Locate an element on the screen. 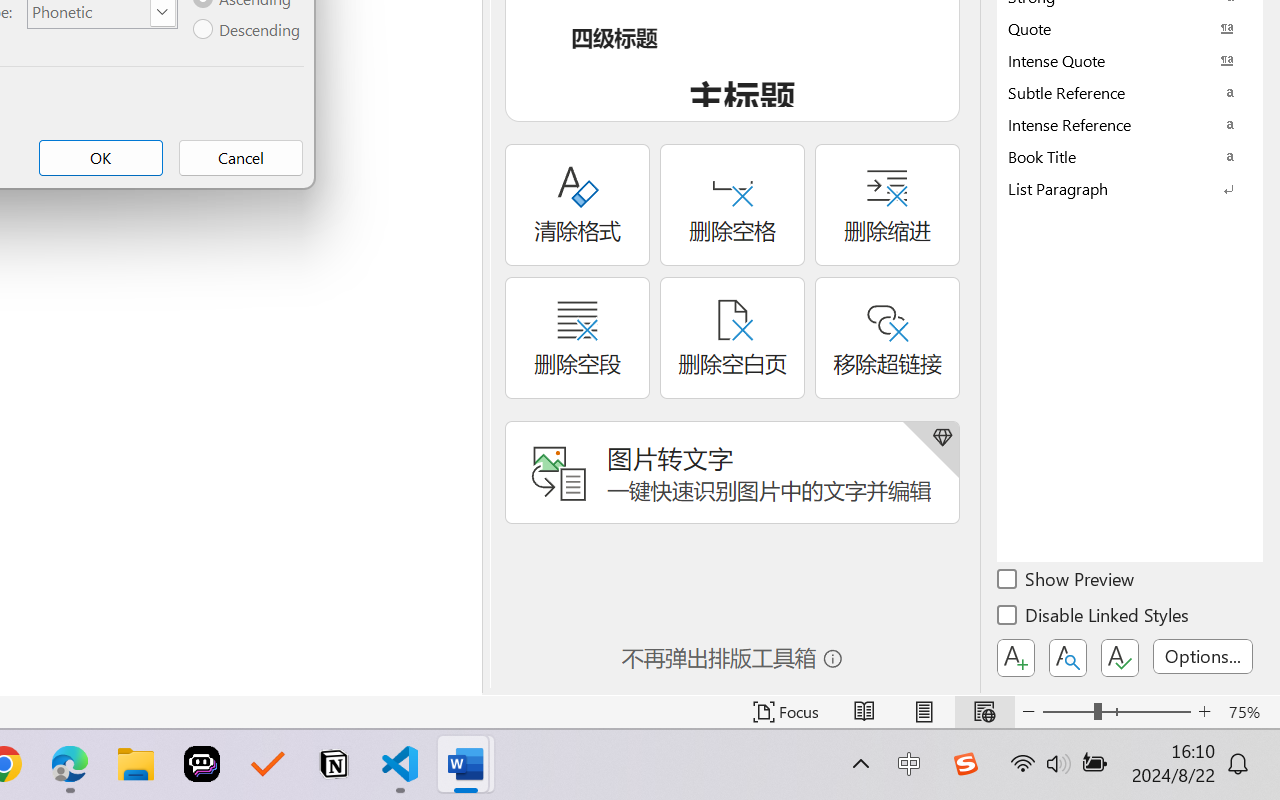 The image size is (1280, 800). 'Class: NetUIButton' is located at coordinates (1120, 657).